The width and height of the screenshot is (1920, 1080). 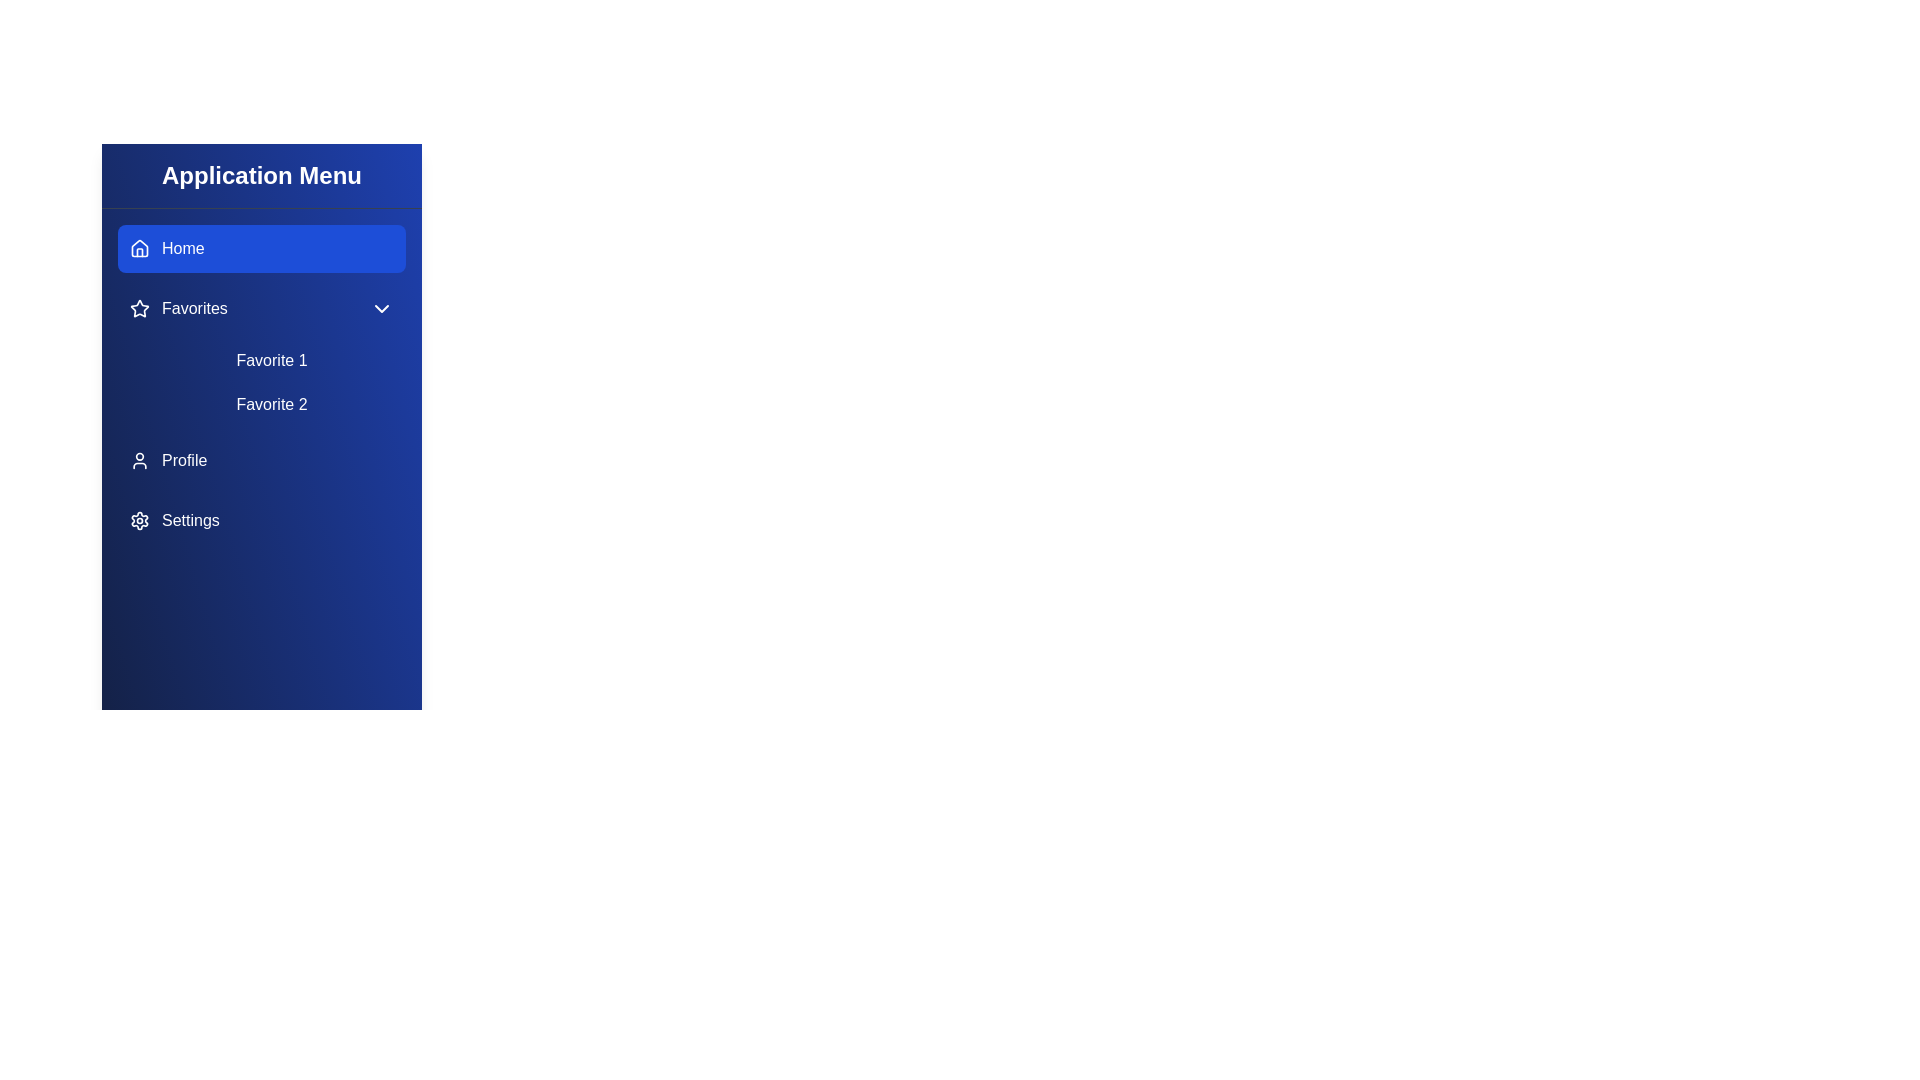 I want to click on the 'Settings' menu item, which is the fourth item, so click(x=174, y=519).